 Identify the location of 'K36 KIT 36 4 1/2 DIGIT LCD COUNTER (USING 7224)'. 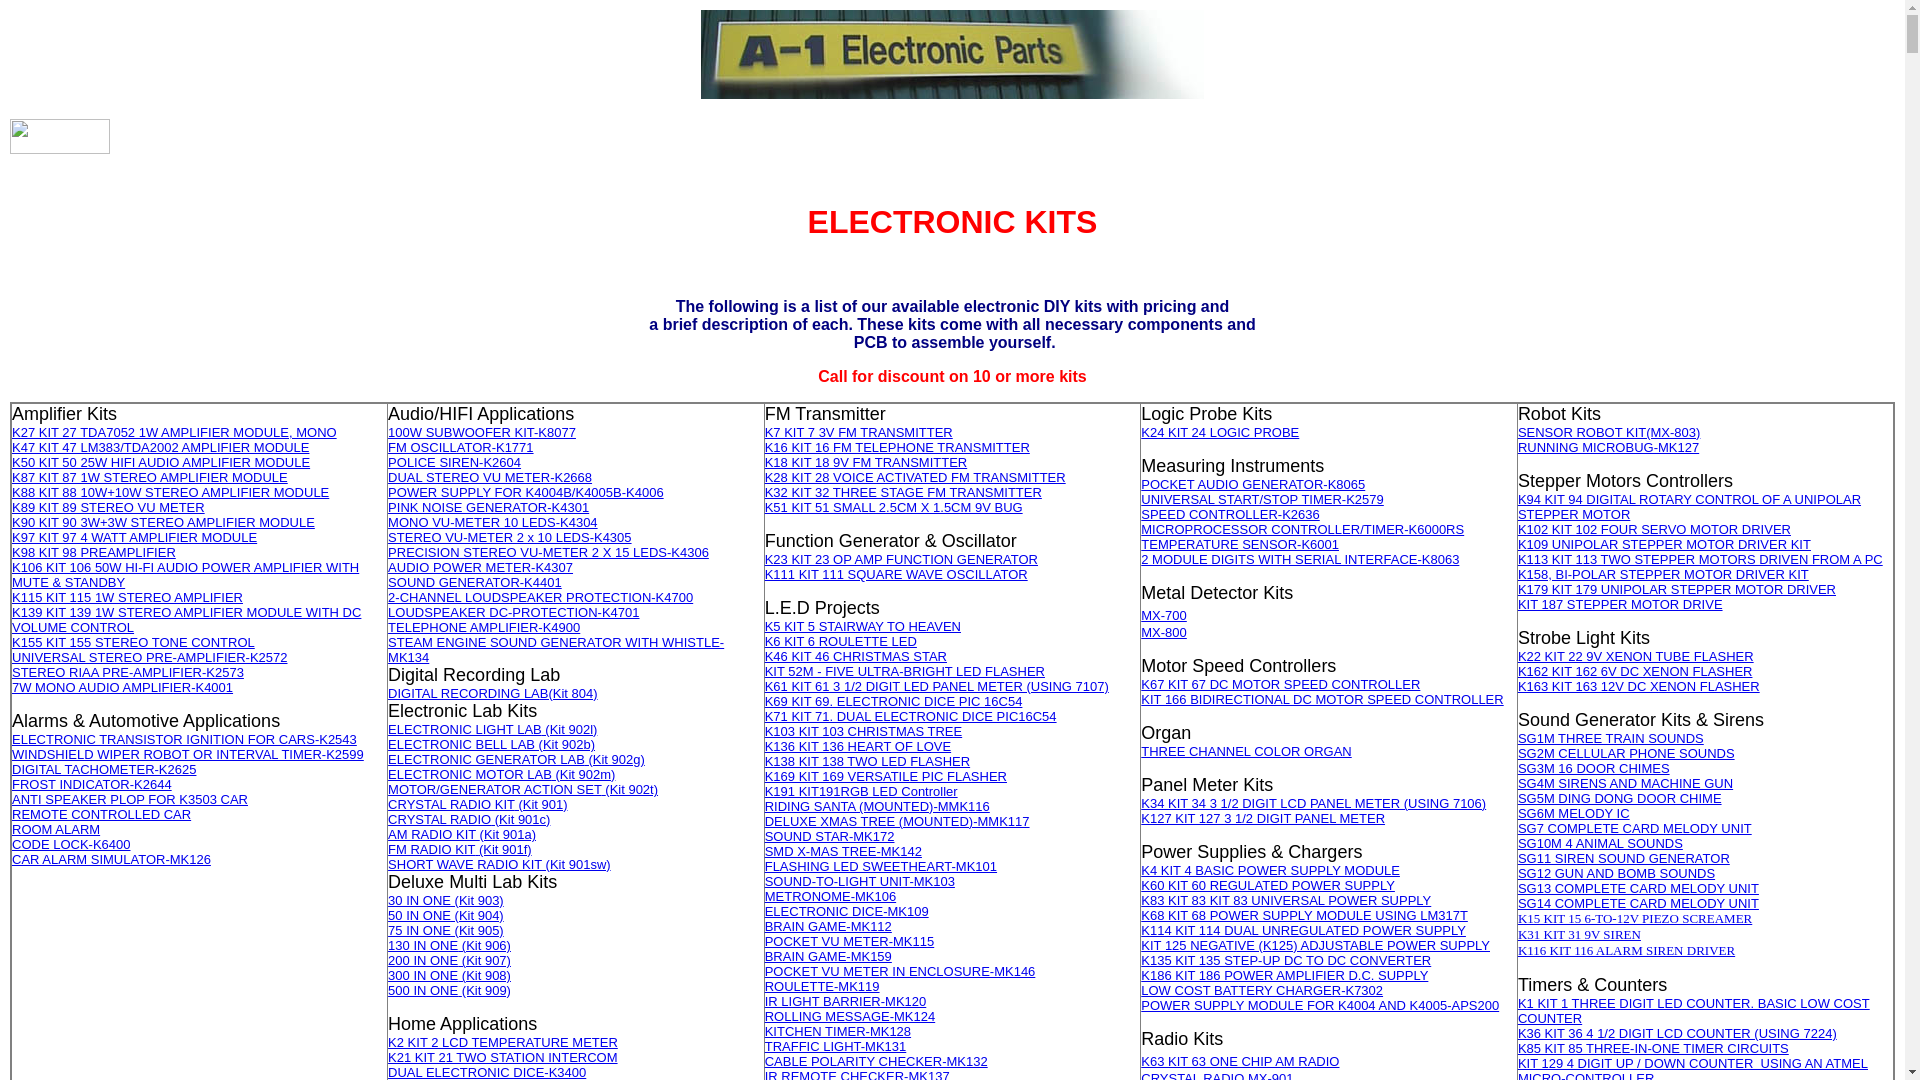
(1677, 1033).